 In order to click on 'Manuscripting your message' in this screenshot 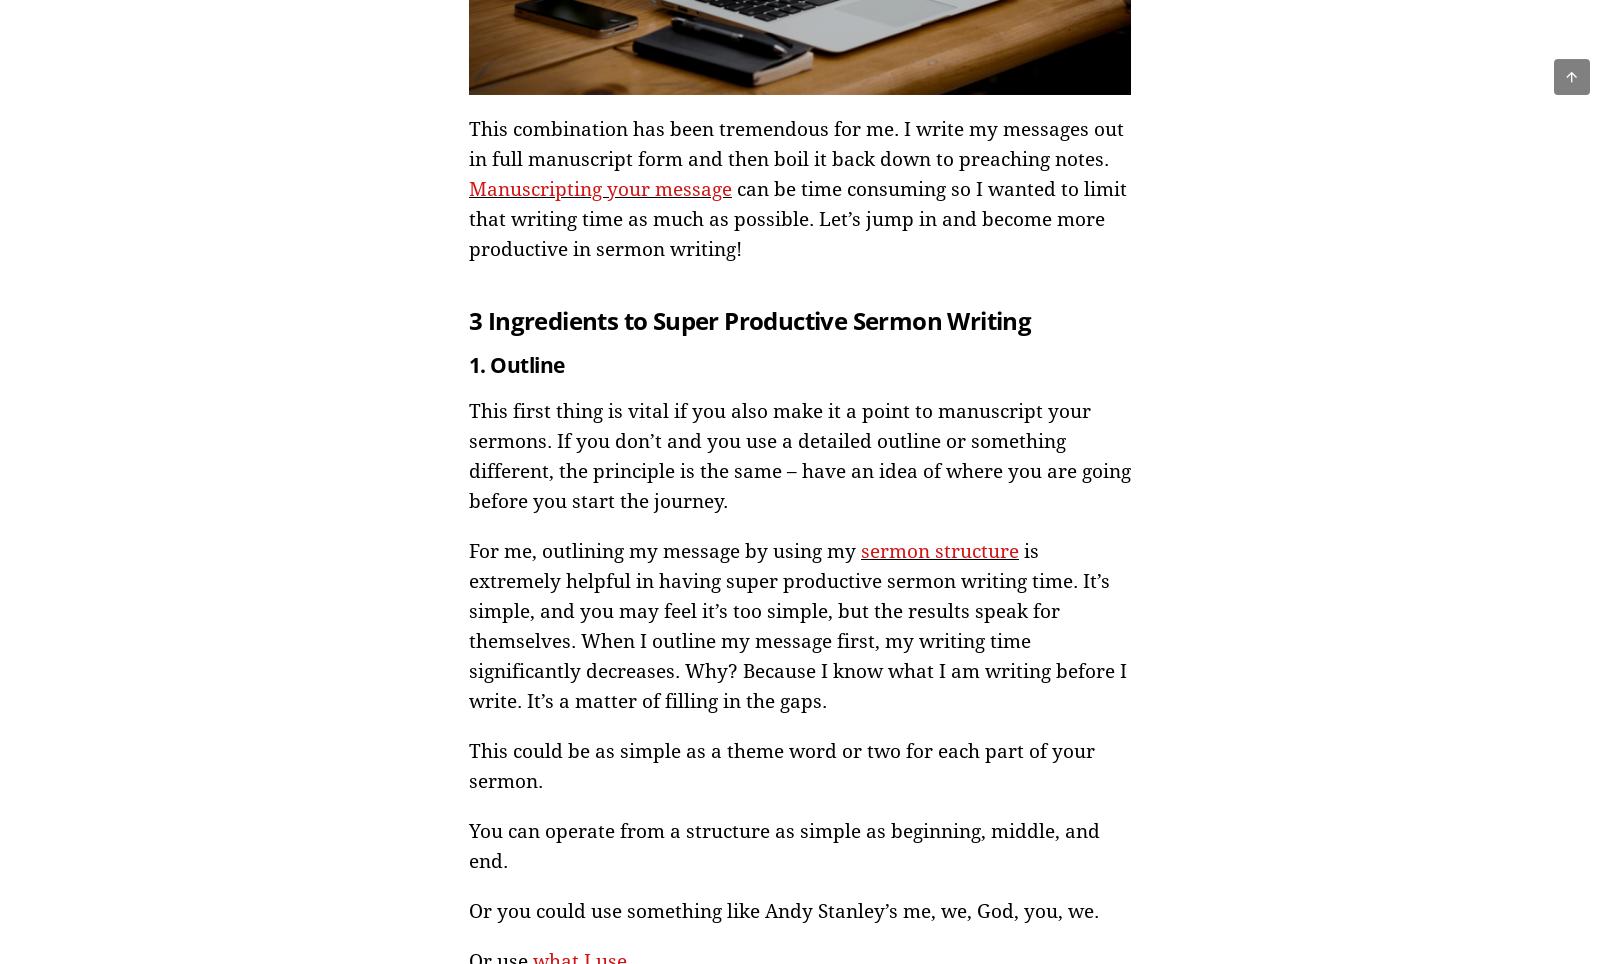, I will do `click(599, 187)`.